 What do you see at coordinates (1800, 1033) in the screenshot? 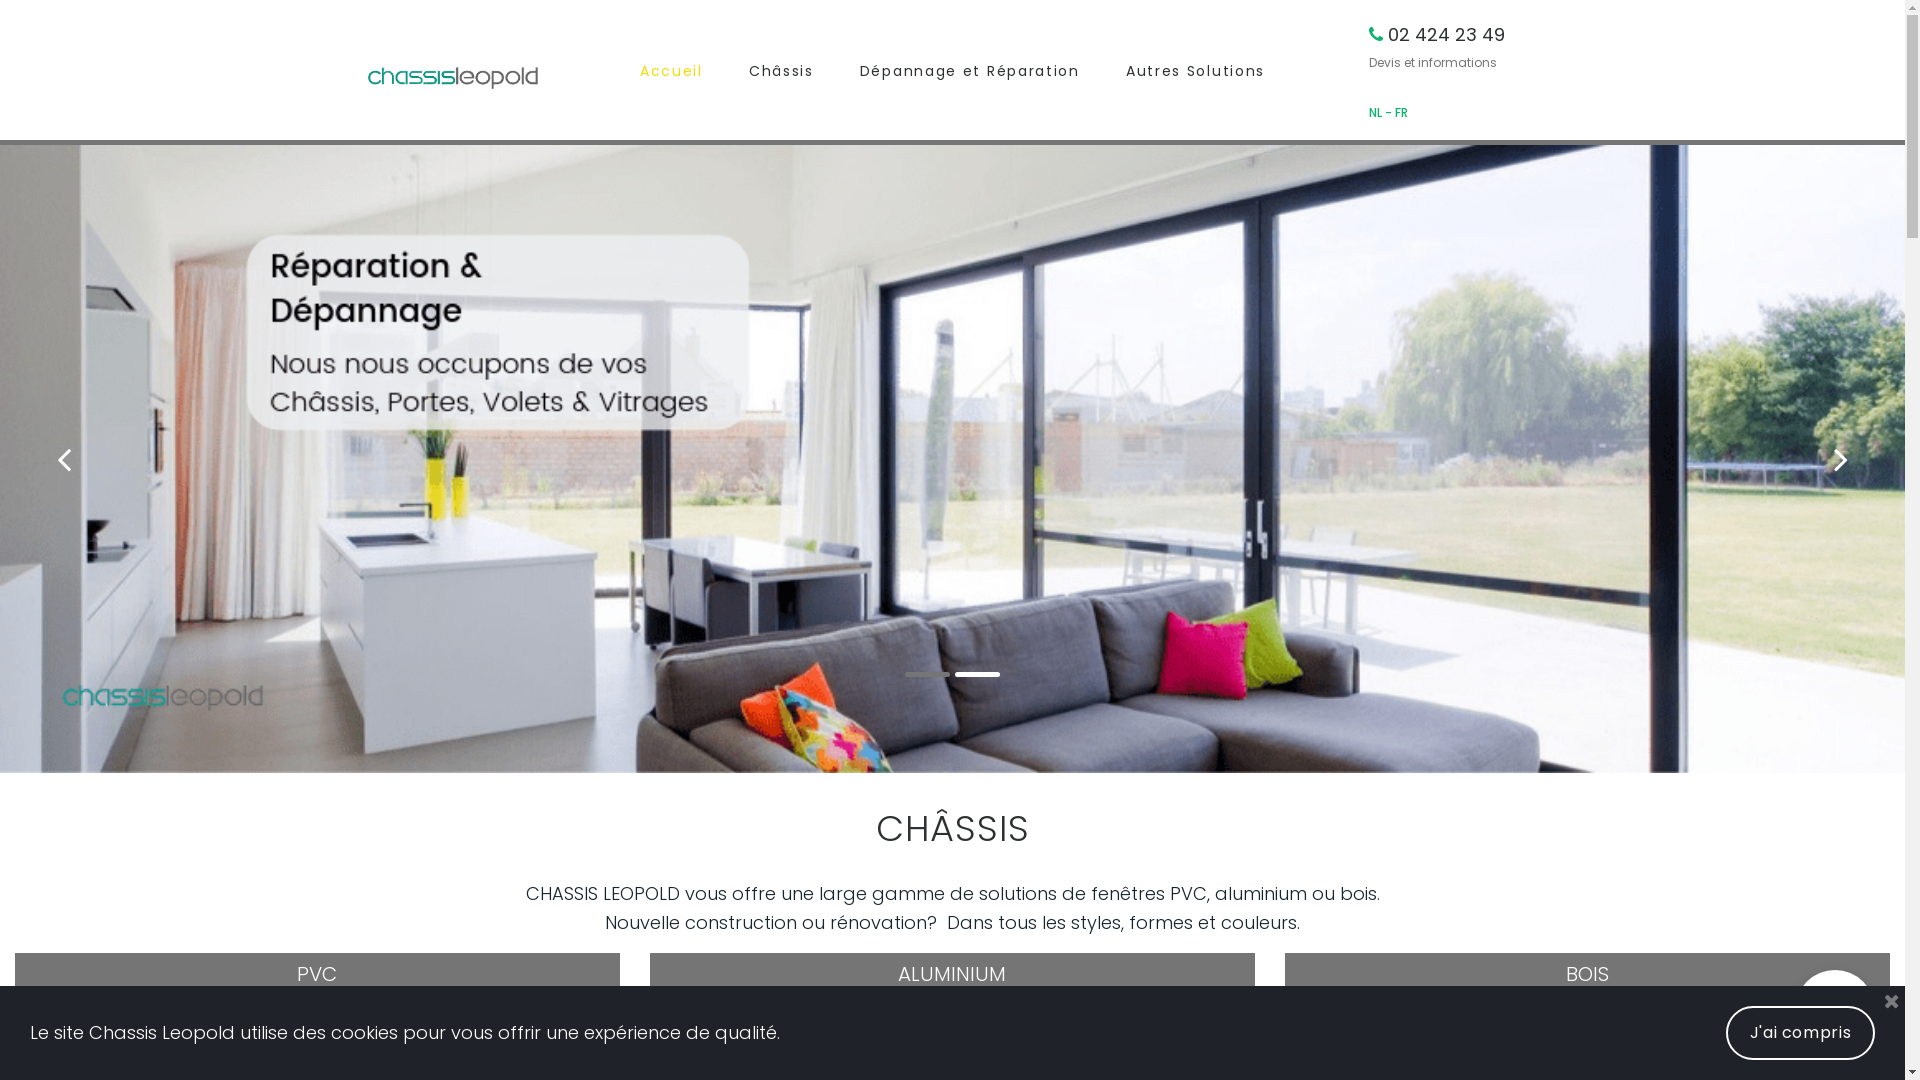
I see `'J'ai compris'` at bounding box center [1800, 1033].